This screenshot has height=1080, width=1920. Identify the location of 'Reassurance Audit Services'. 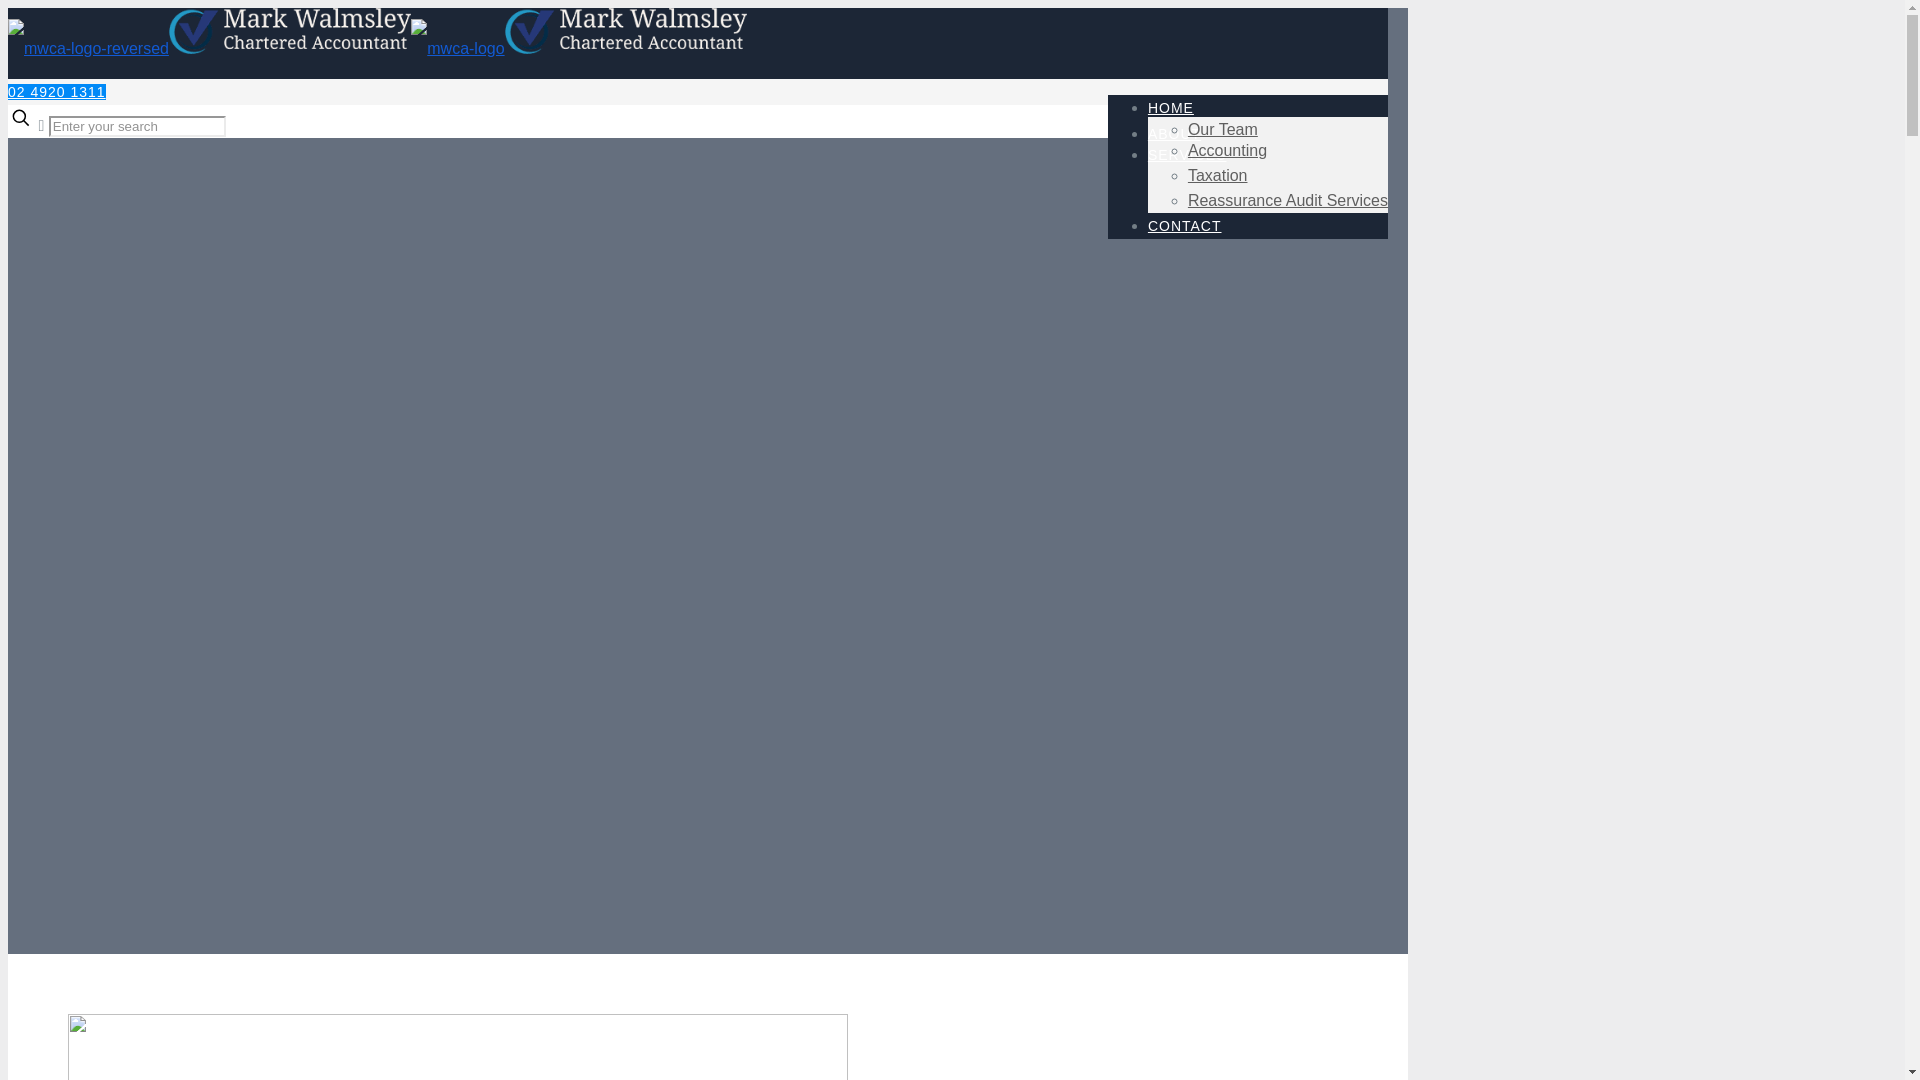
(1287, 200).